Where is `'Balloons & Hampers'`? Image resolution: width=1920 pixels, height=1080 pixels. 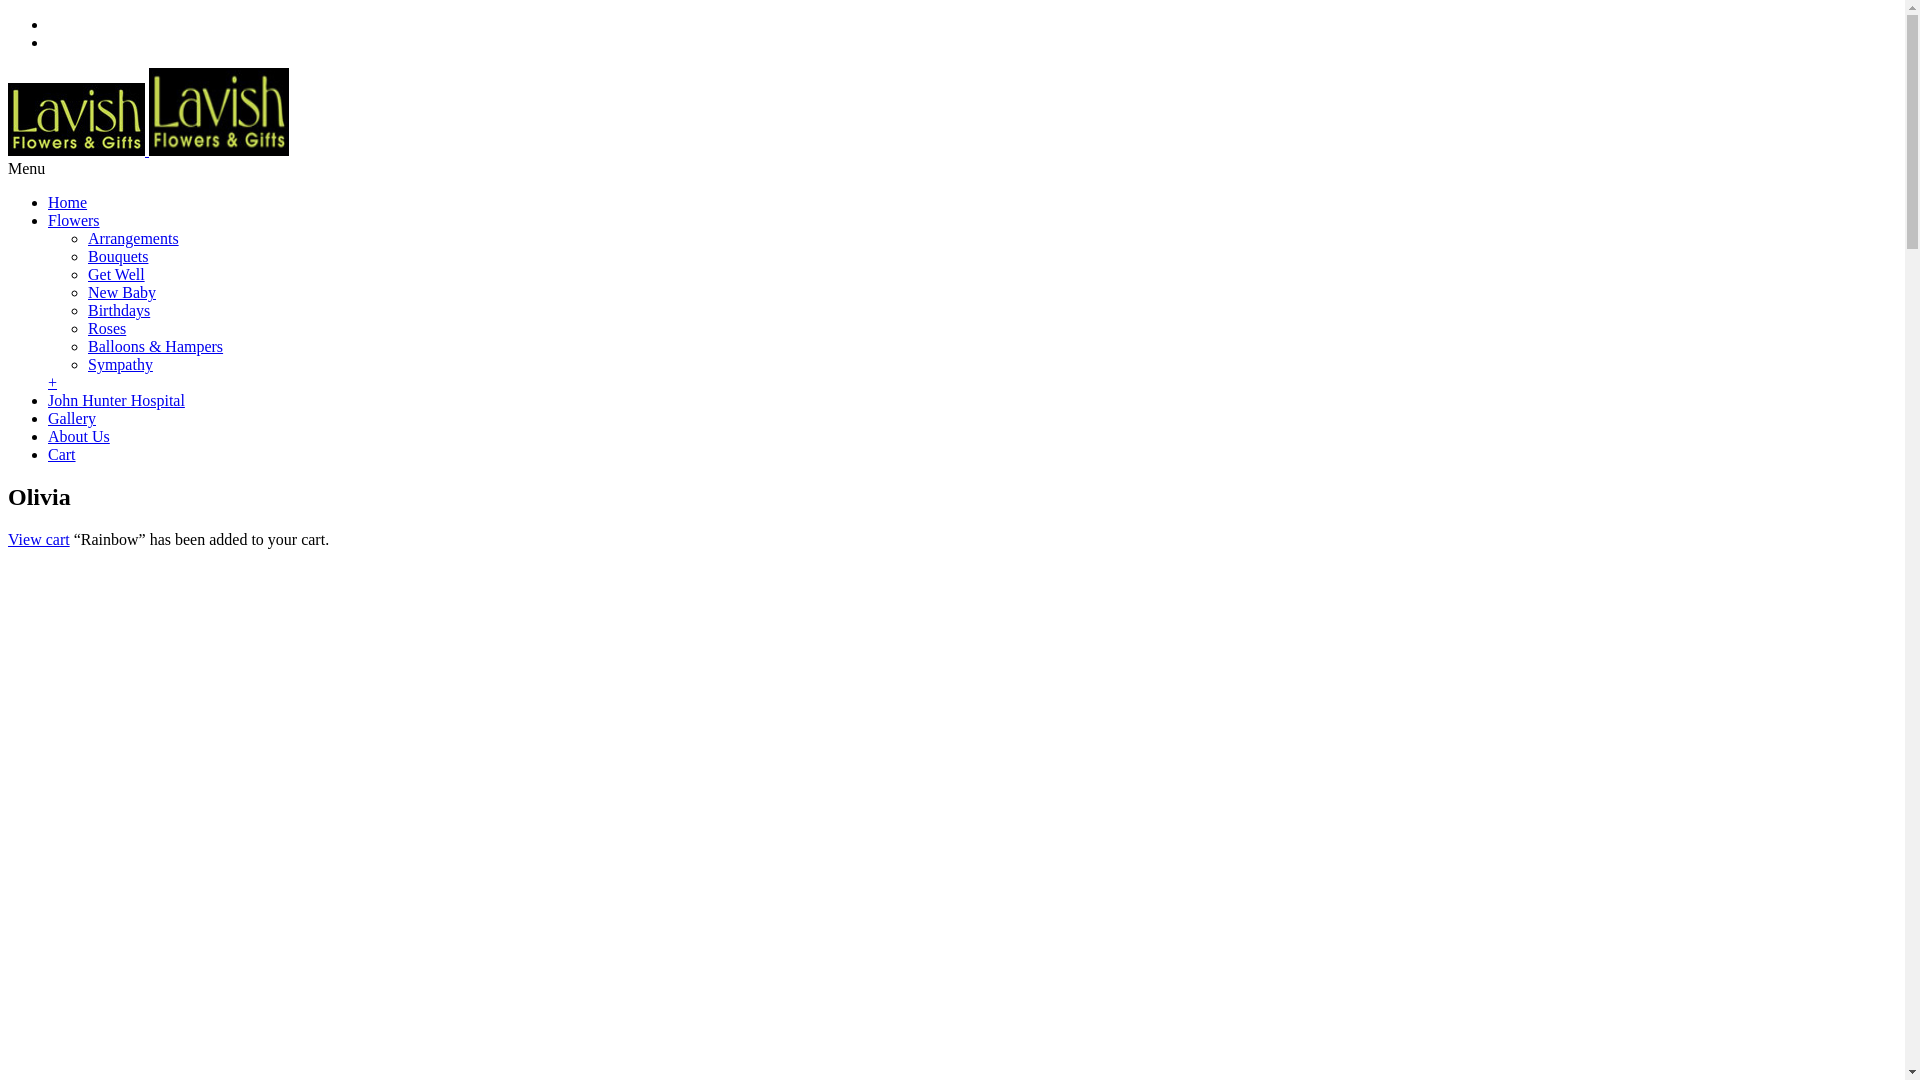
'Balloons & Hampers' is located at coordinates (154, 345).